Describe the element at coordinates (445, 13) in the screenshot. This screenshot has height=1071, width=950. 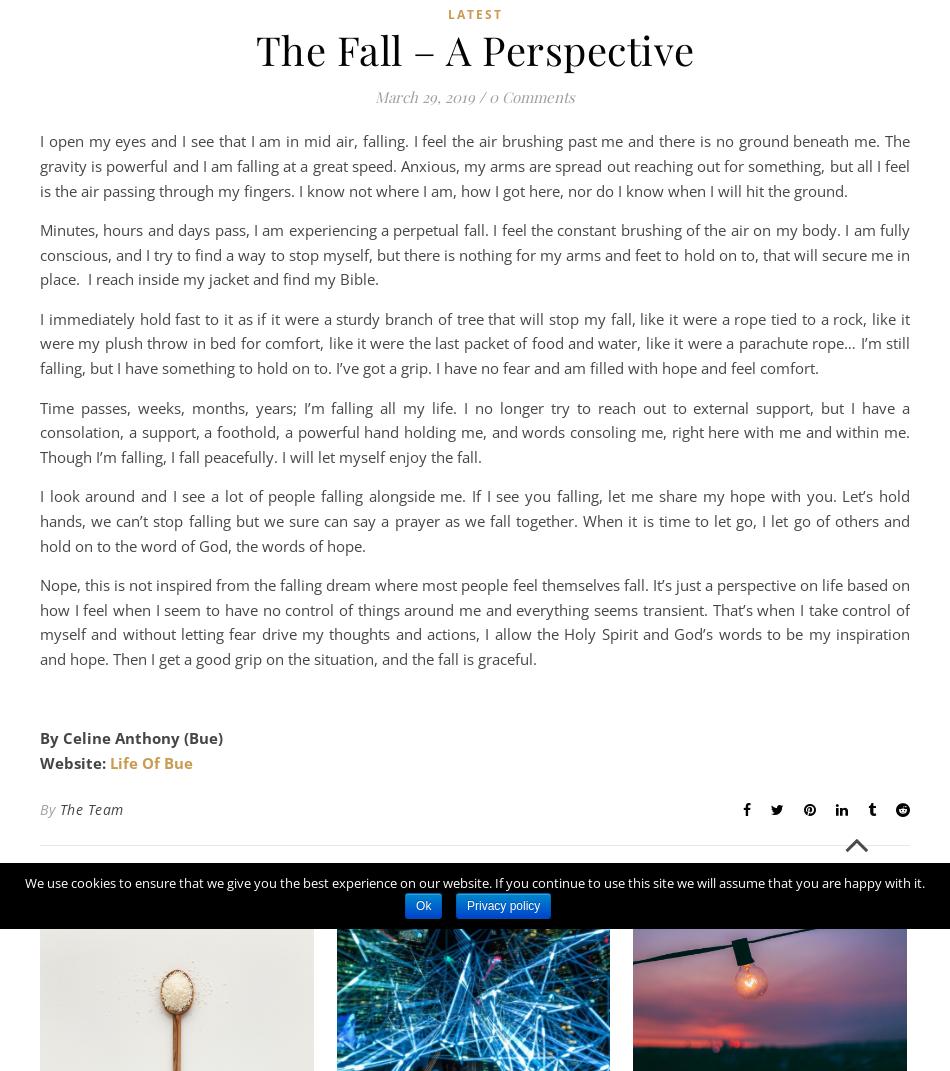
I see `'Latest'` at that location.